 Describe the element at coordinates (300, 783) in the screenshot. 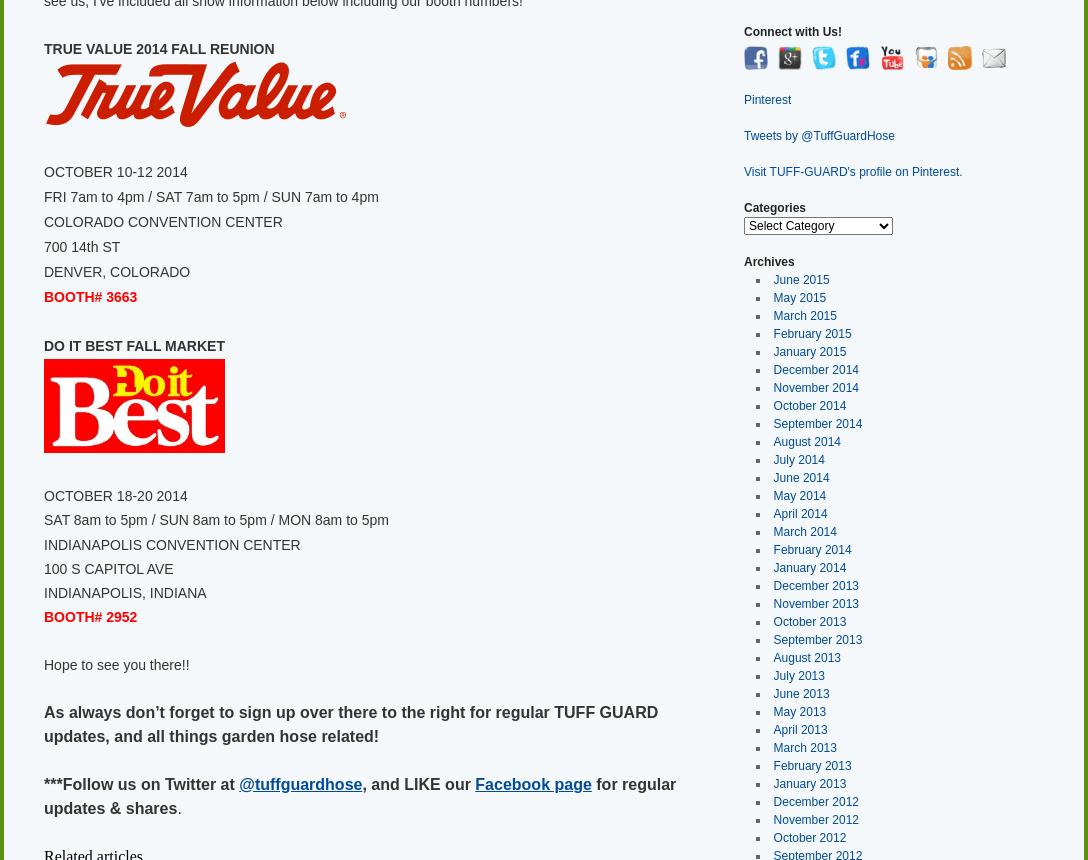

I see `'@tuffguardhose'` at that location.